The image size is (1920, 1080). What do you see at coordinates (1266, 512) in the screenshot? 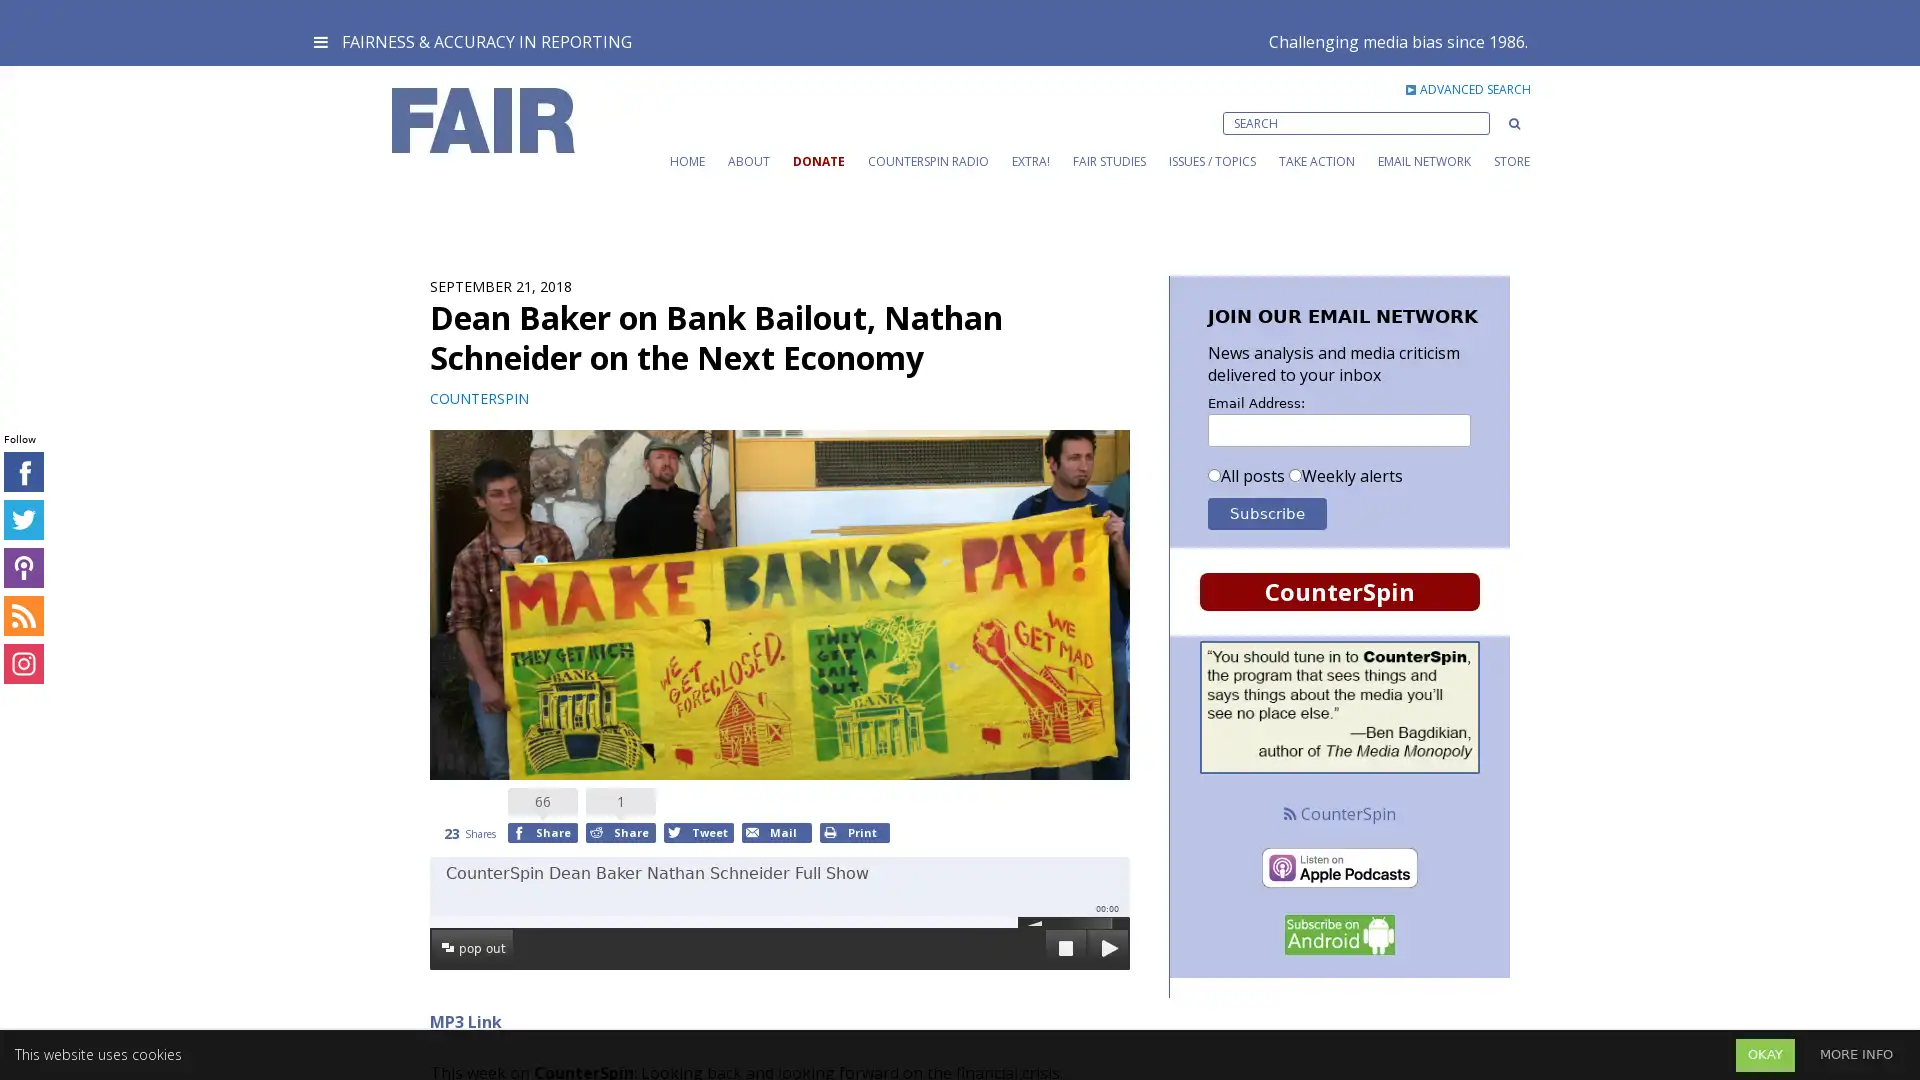
I see `Subscribe` at bounding box center [1266, 512].